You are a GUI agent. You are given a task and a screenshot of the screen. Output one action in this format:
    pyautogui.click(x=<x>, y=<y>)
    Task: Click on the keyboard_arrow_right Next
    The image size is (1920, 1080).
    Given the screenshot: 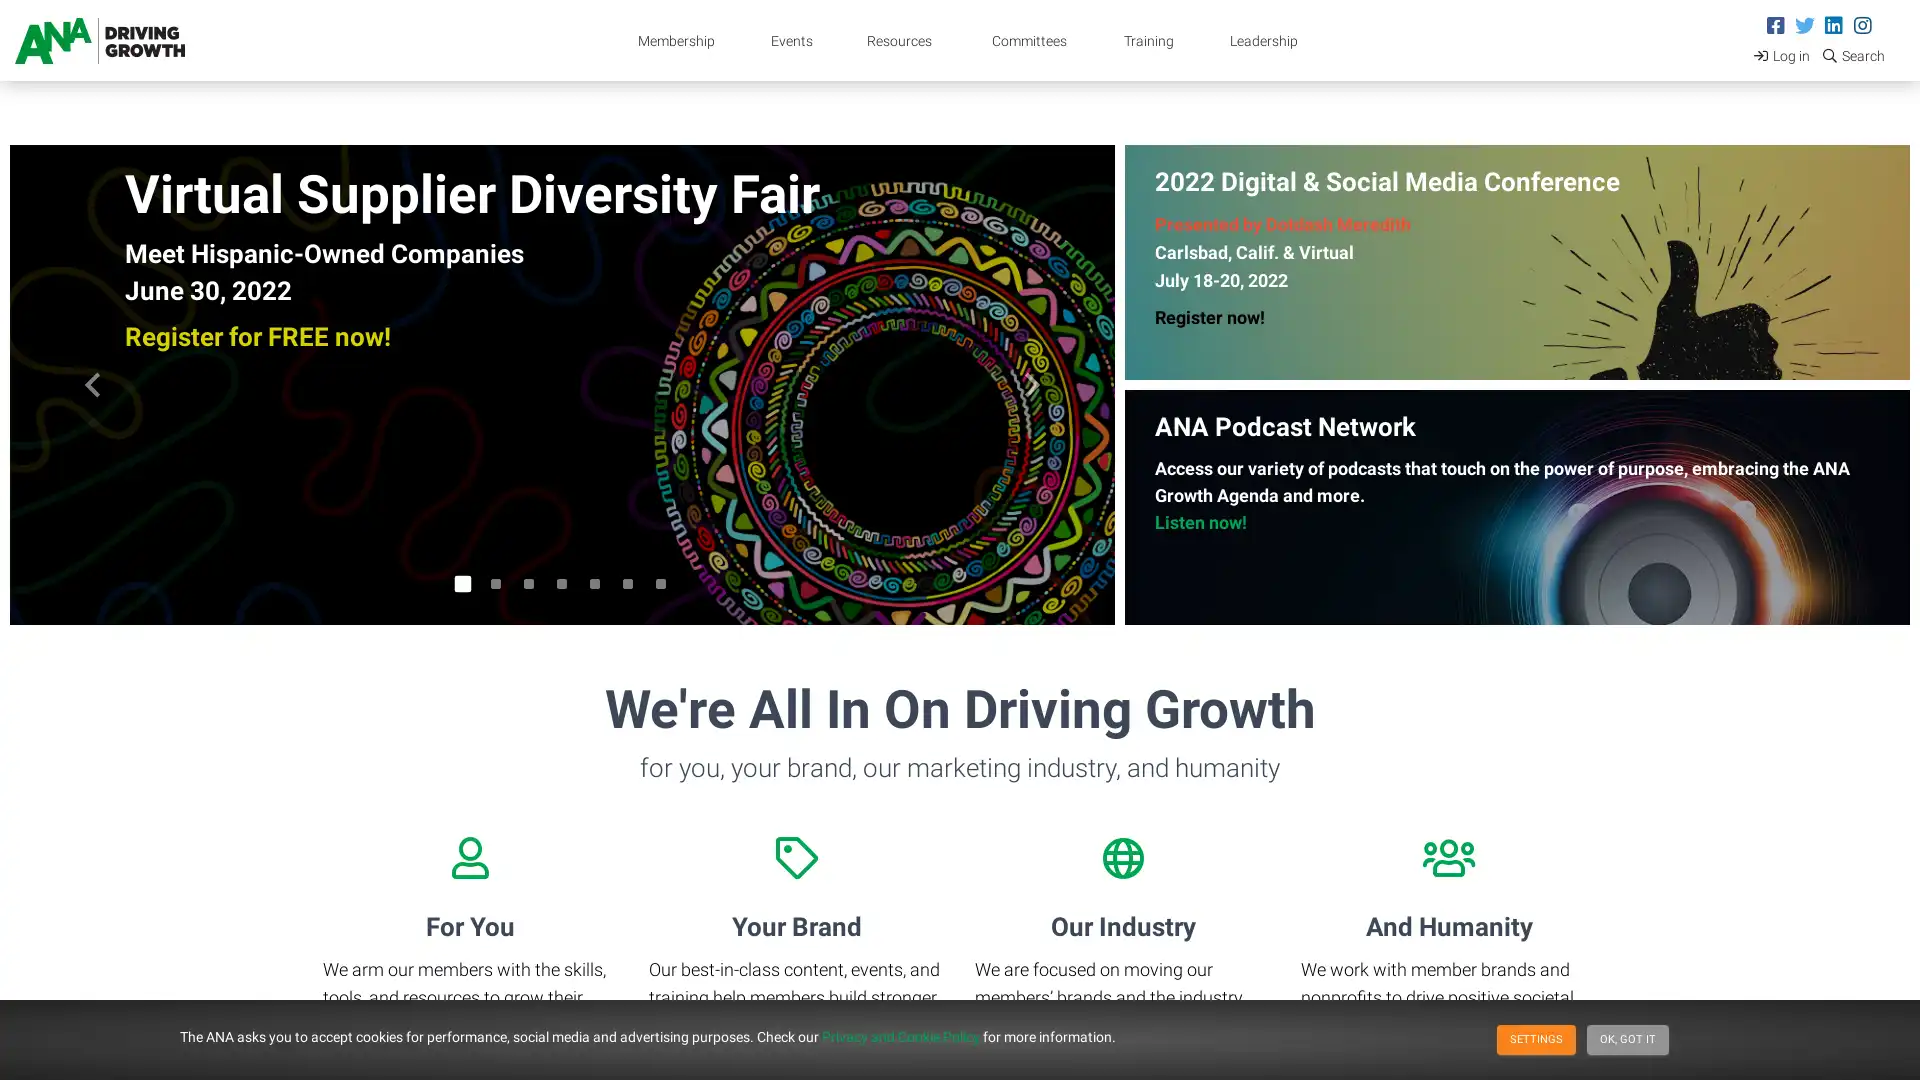 What is the action you would take?
    pyautogui.click(x=1031, y=385)
    